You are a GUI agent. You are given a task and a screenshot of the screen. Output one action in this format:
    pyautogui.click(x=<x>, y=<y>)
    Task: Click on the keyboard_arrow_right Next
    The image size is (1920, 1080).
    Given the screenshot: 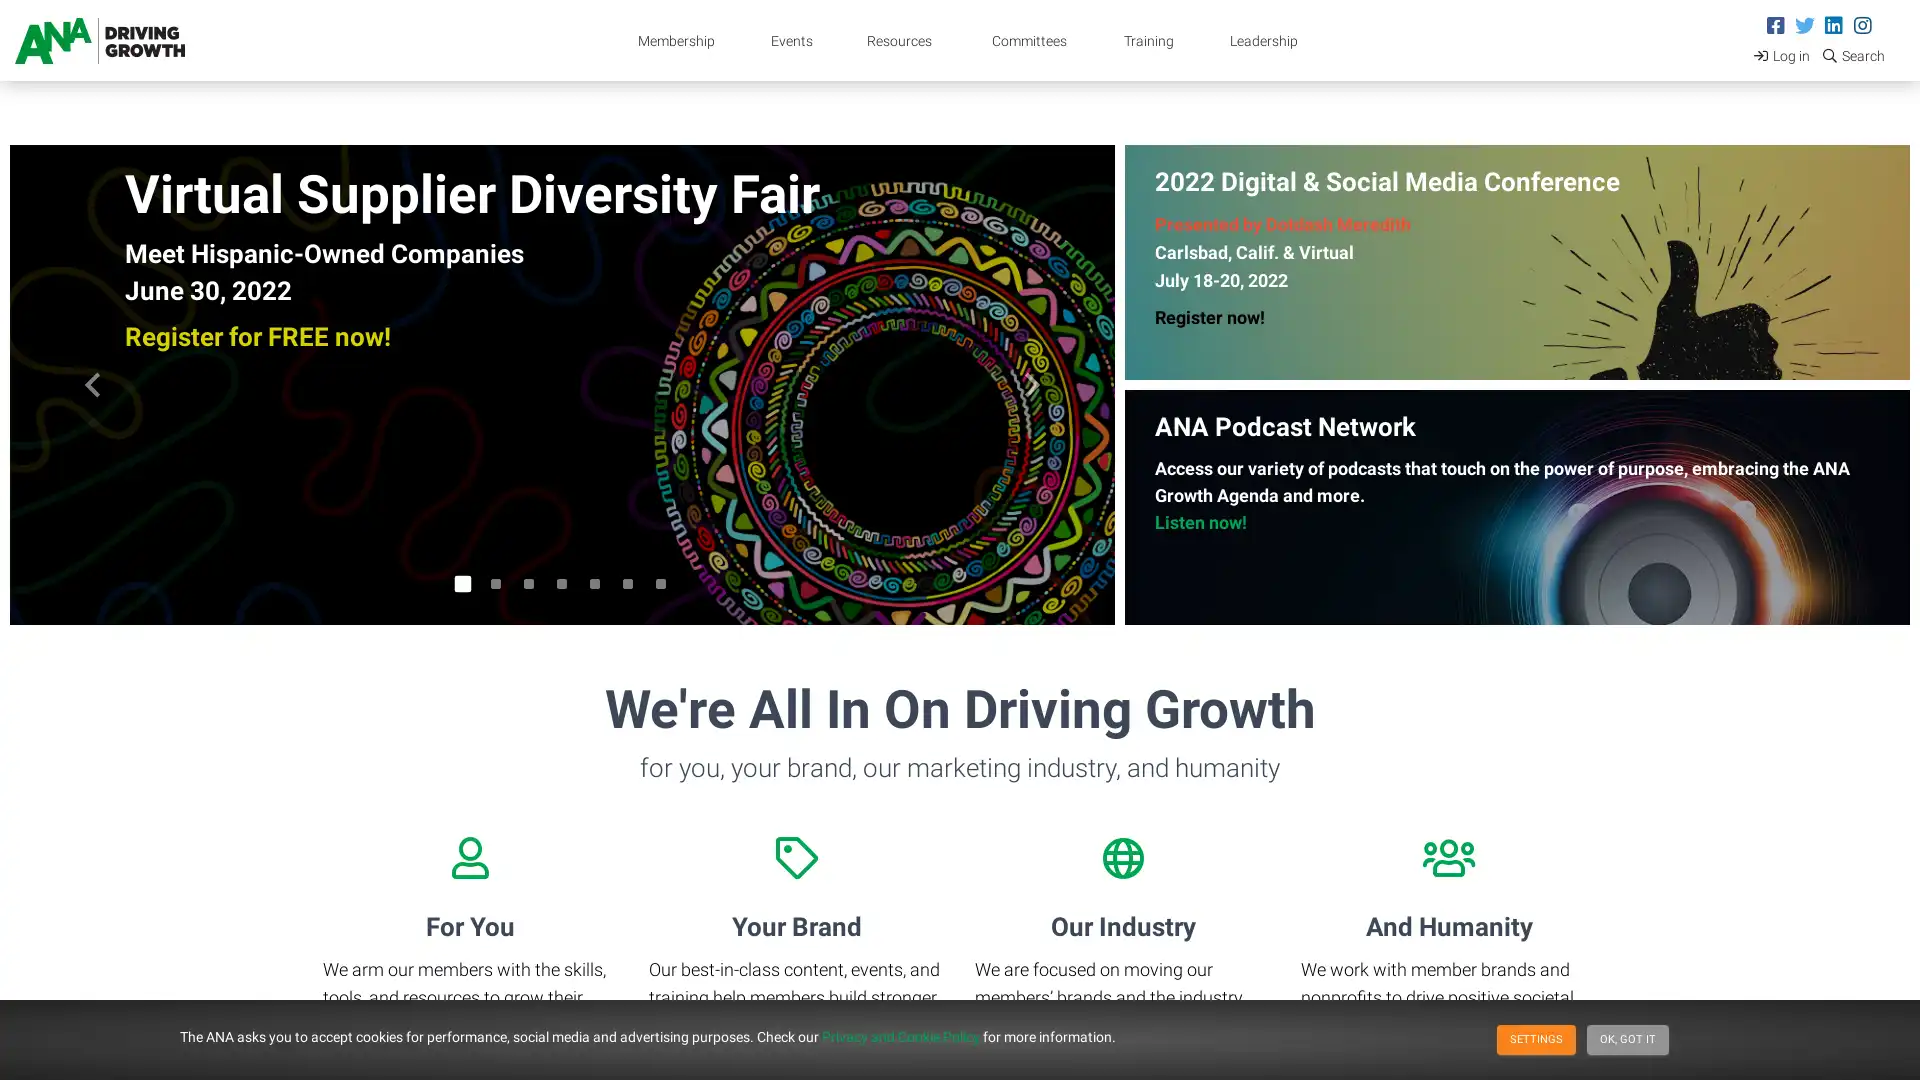 What is the action you would take?
    pyautogui.click(x=1031, y=385)
    